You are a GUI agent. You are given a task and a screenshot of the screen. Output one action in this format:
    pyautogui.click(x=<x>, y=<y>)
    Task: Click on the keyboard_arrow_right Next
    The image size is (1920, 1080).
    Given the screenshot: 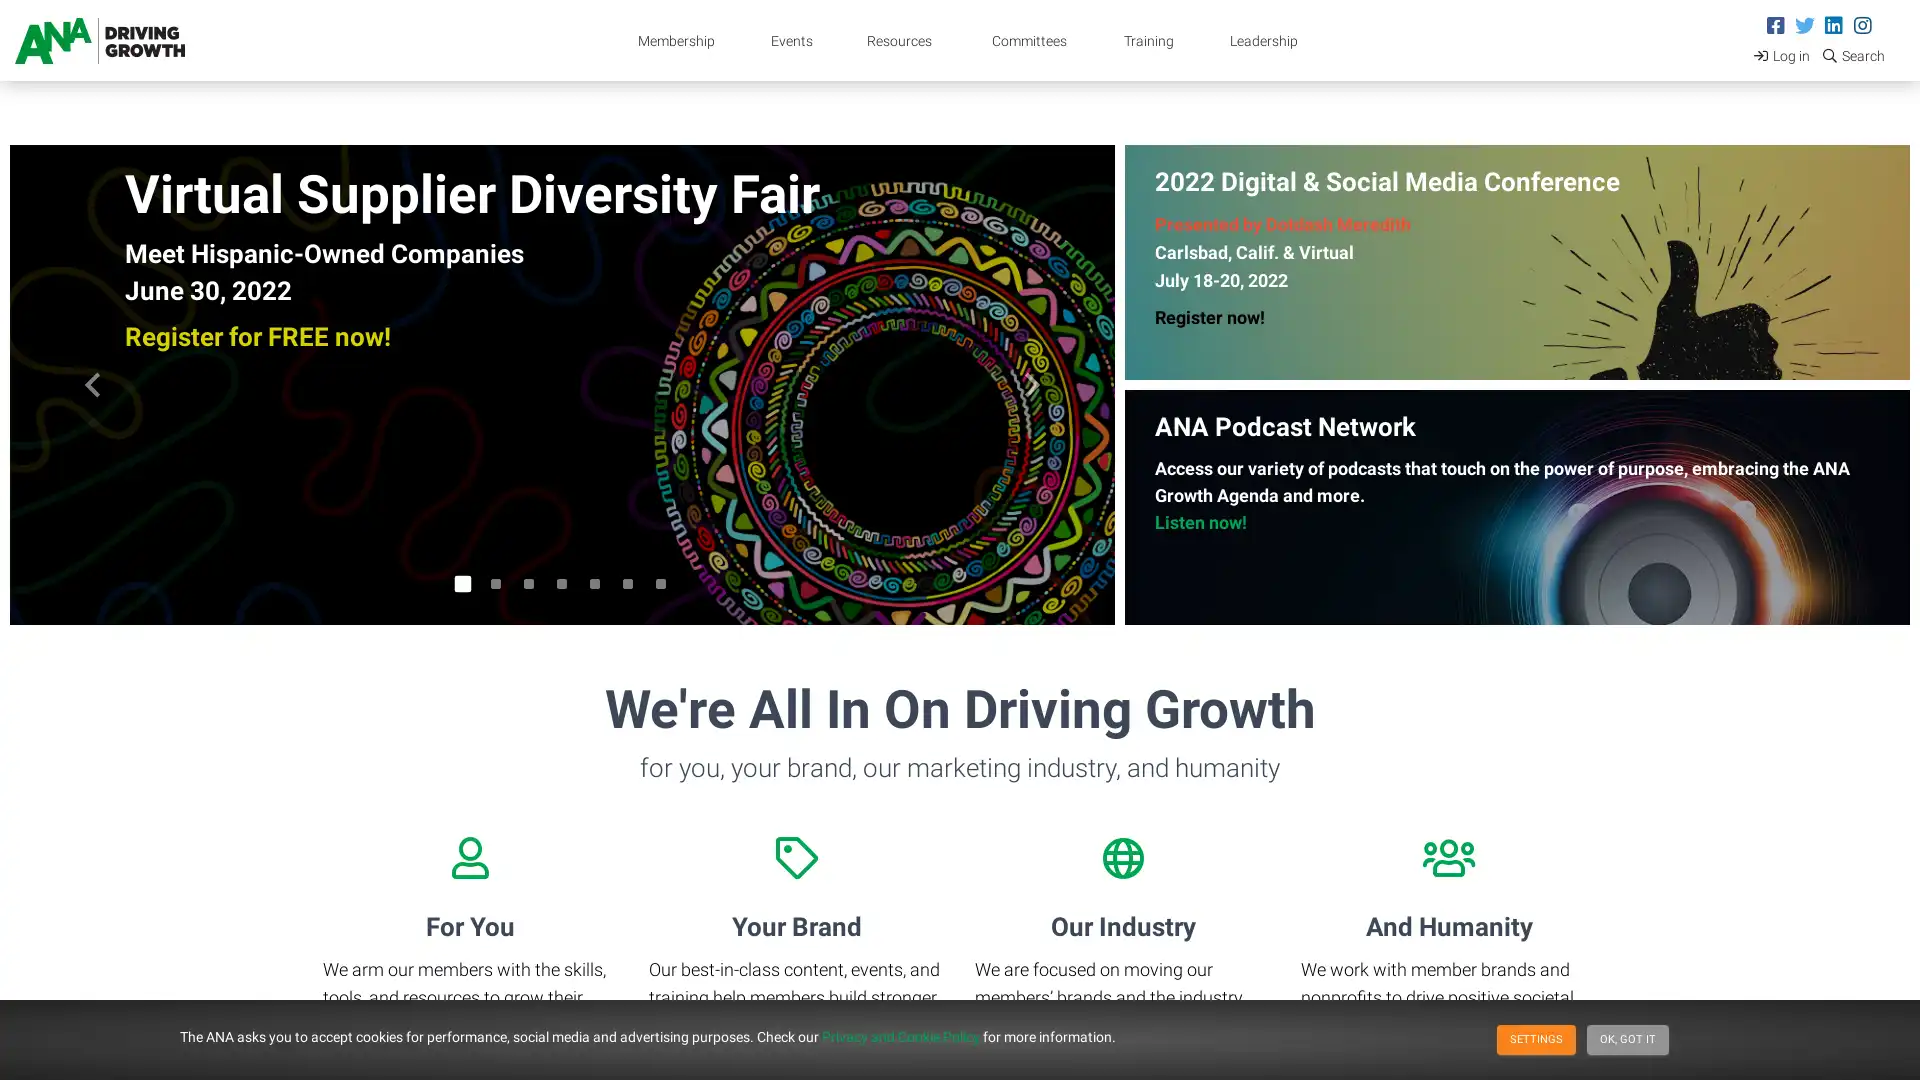 What is the action you would take?
    pyautogui.click(x=1031, y=385)
    